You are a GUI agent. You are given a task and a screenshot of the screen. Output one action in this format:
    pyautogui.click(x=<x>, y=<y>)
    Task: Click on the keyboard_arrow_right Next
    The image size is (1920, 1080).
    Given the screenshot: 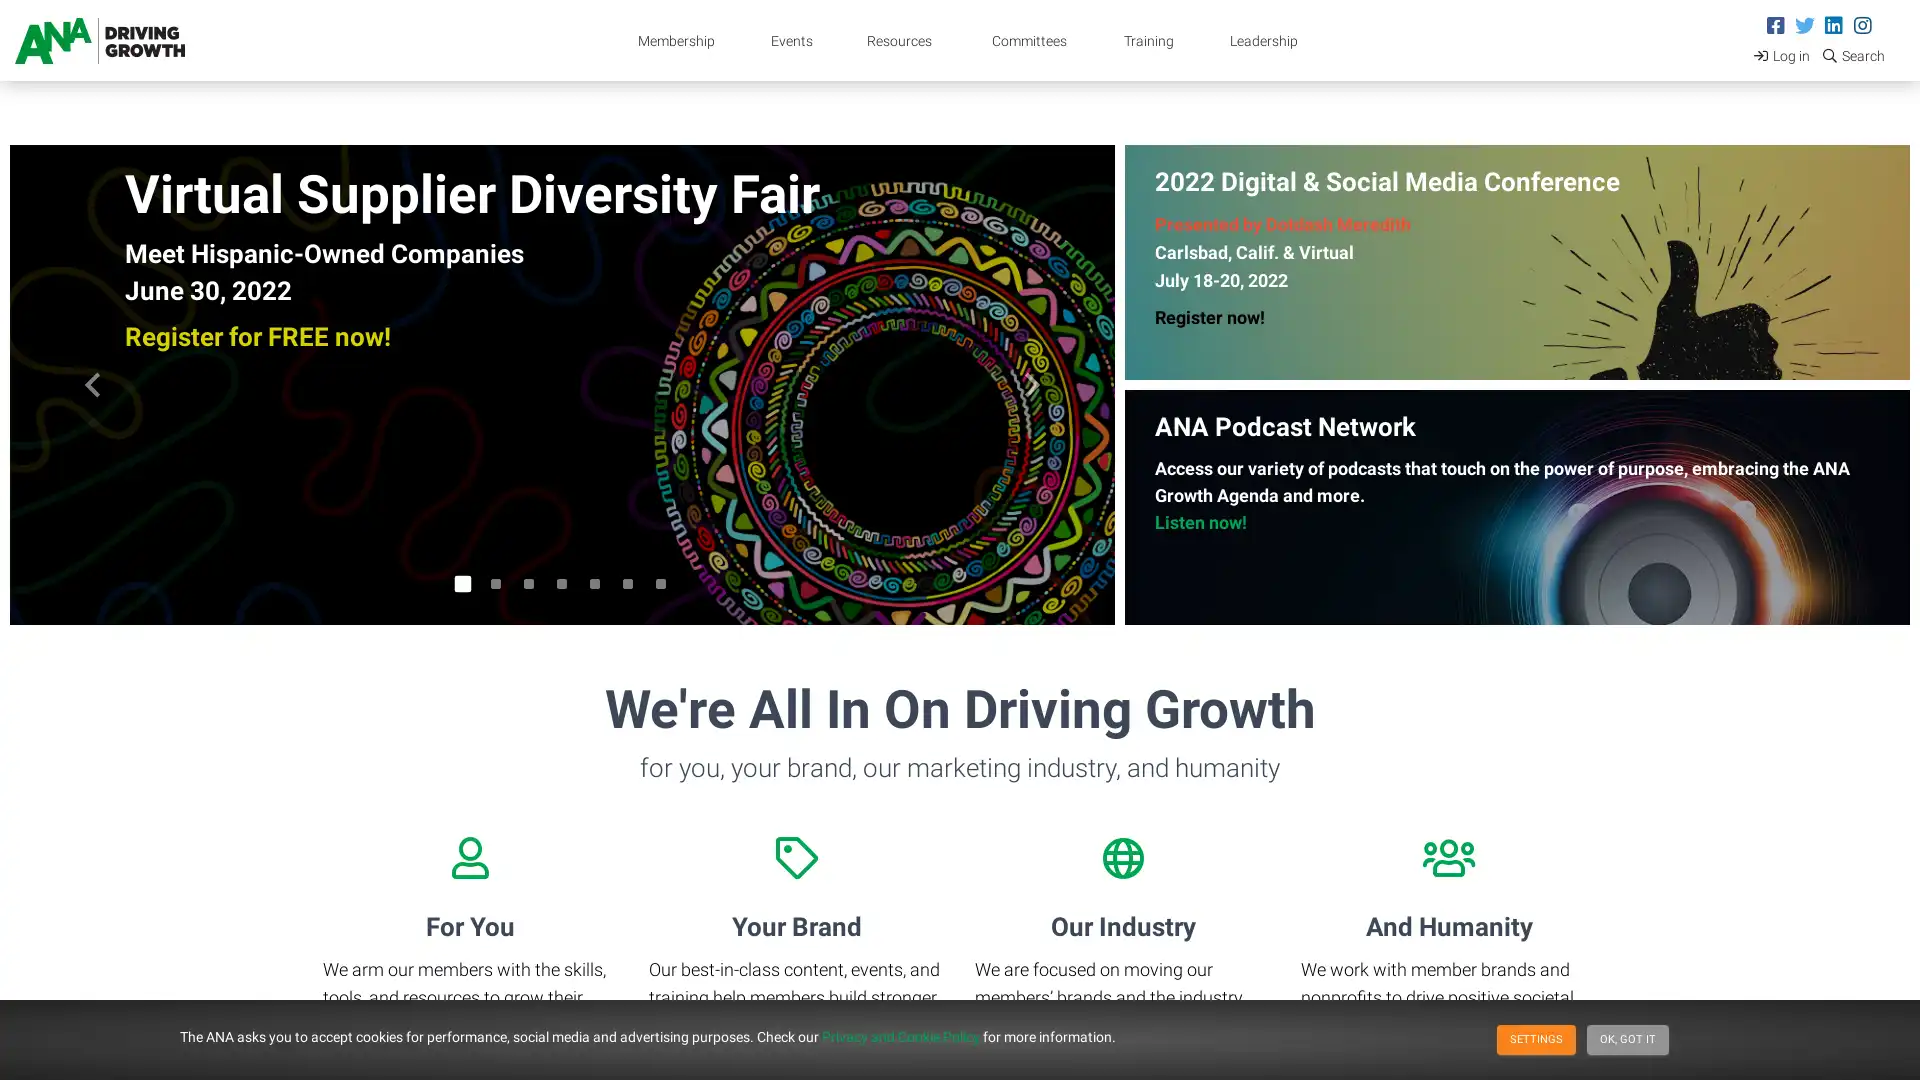 What is the action you would take?
    pyautogui.click(x=1031, y=385)
    